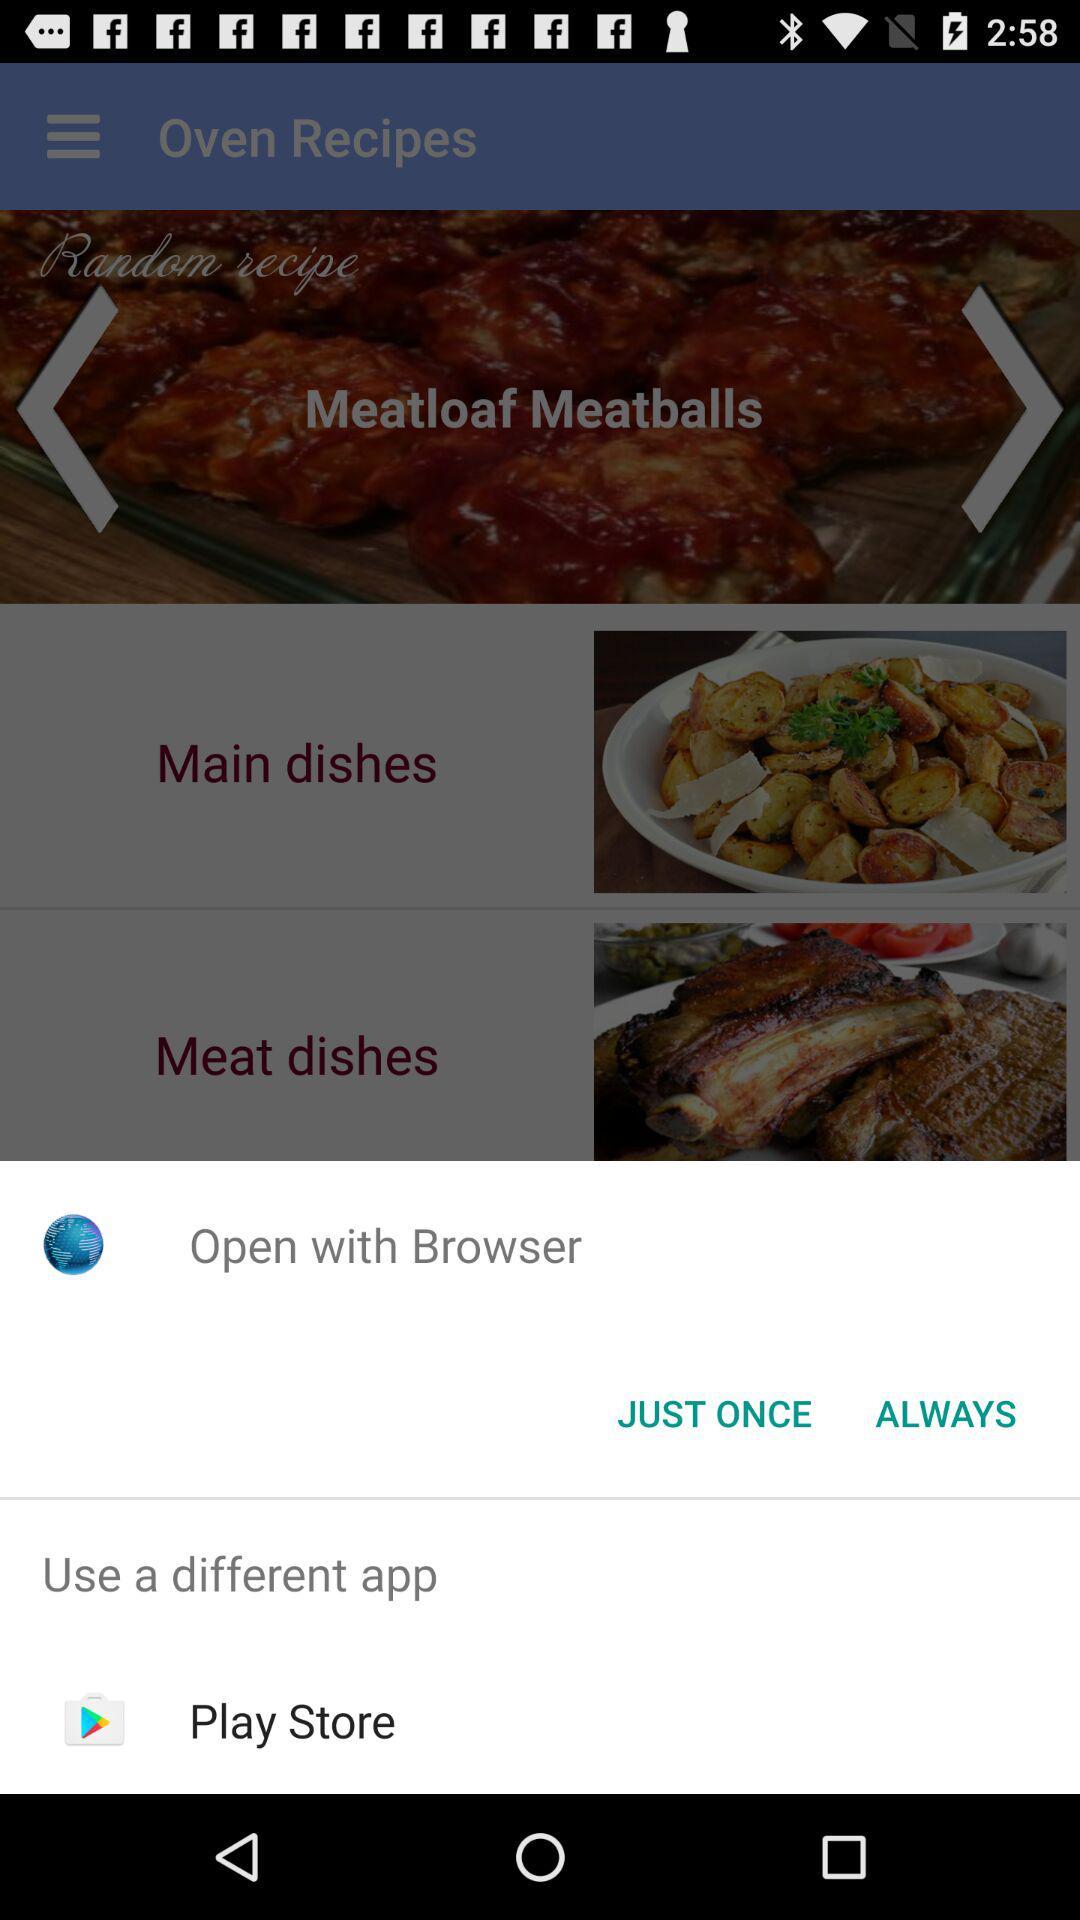 The image size is (1080, 1920). Describe the element at coordinates (945, 1411) in the screenshot. I see `the button to the right of the just once button` at that location.